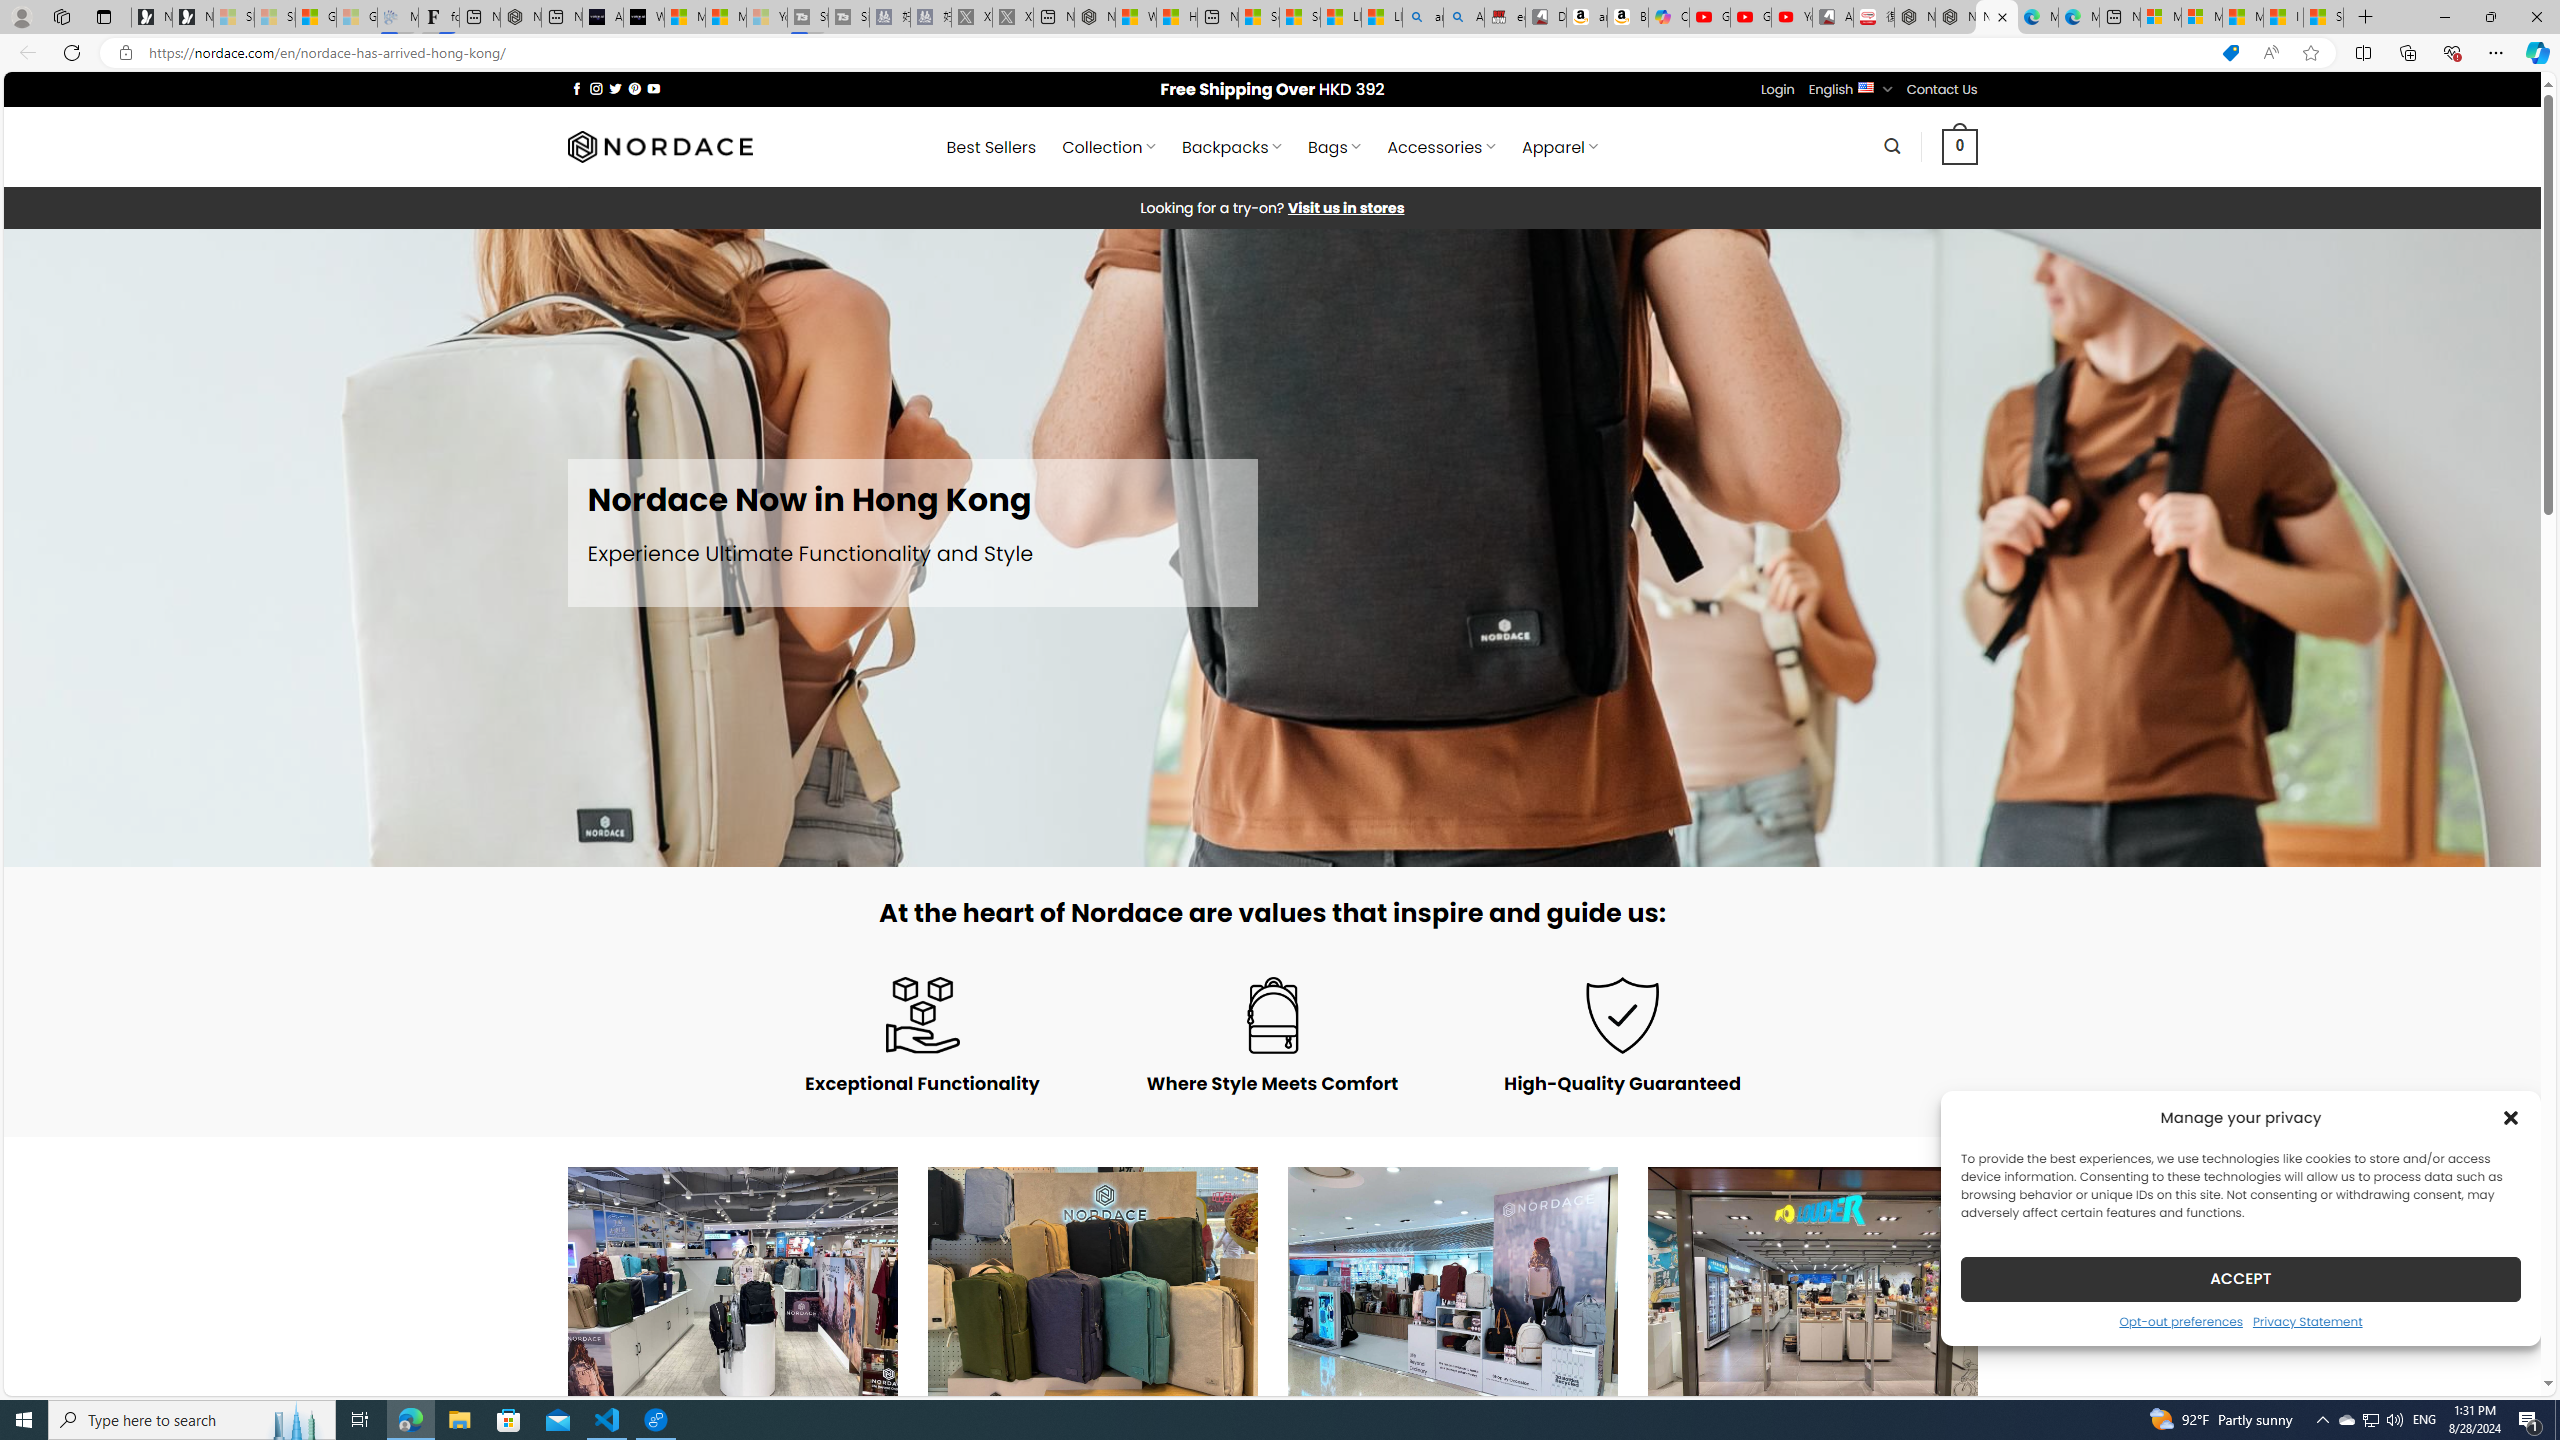 The image size is (2560, 1440). I want to click on 'Follow on YouTube', so click(653, 88).